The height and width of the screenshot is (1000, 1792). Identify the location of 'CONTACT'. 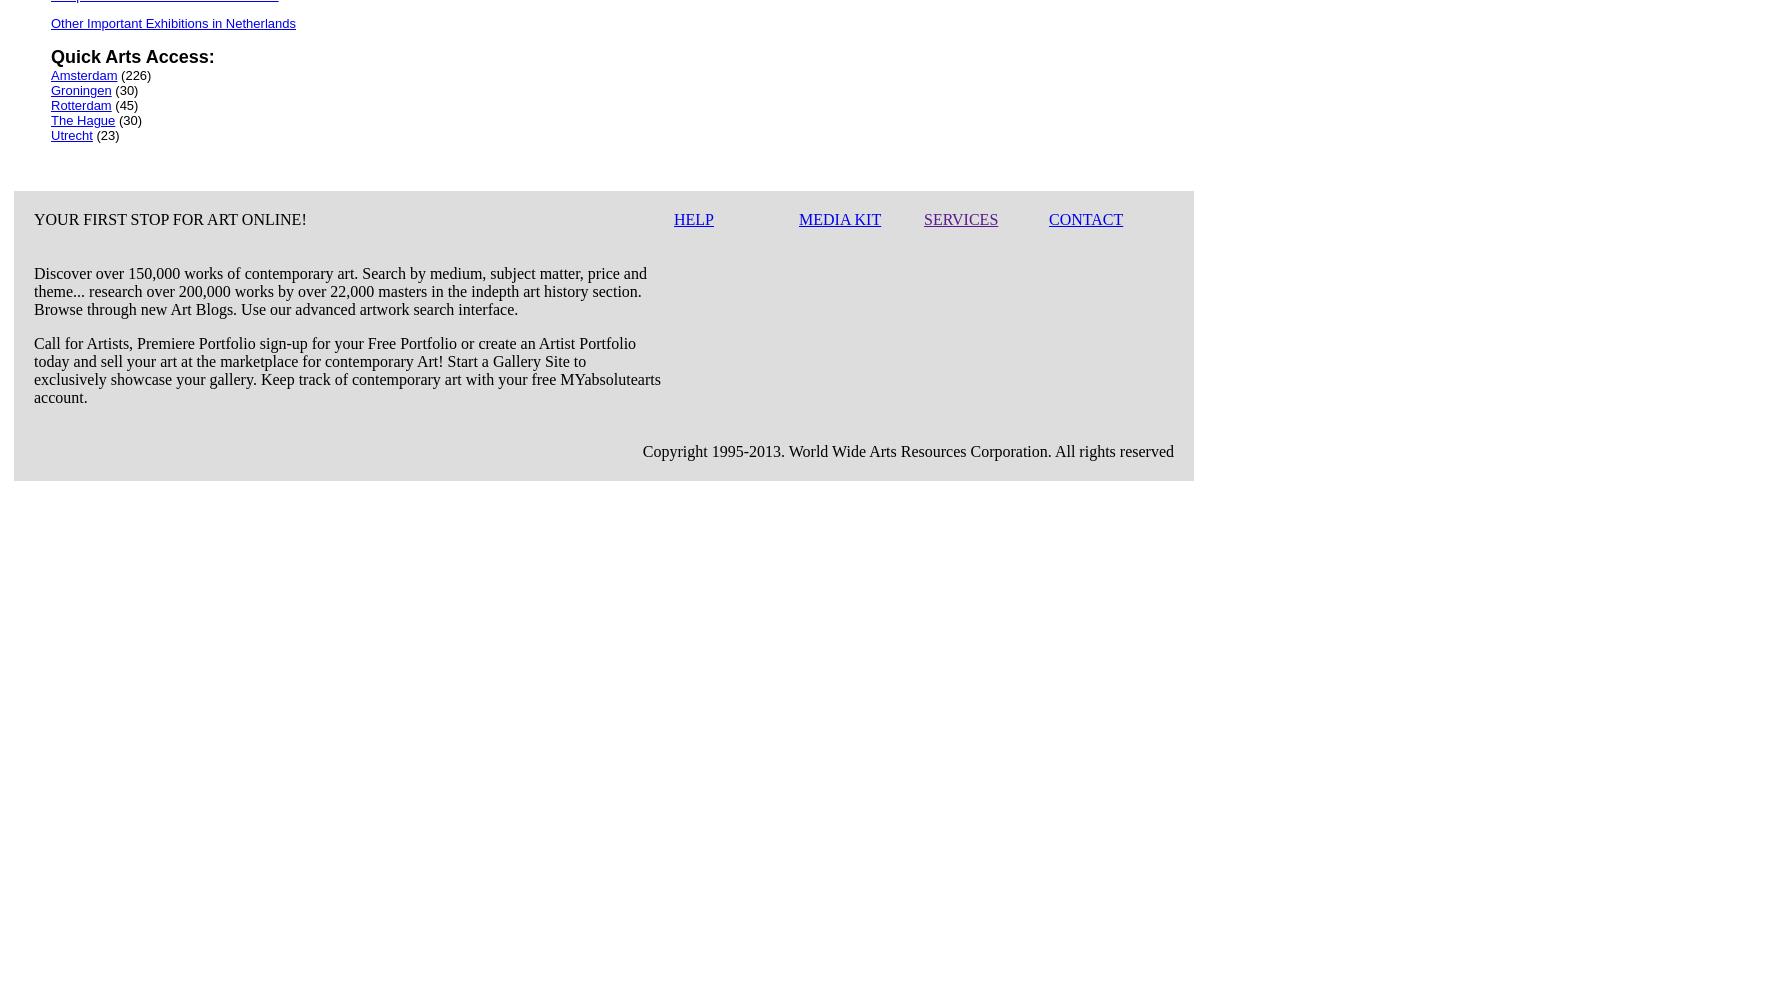
(1049, 218).